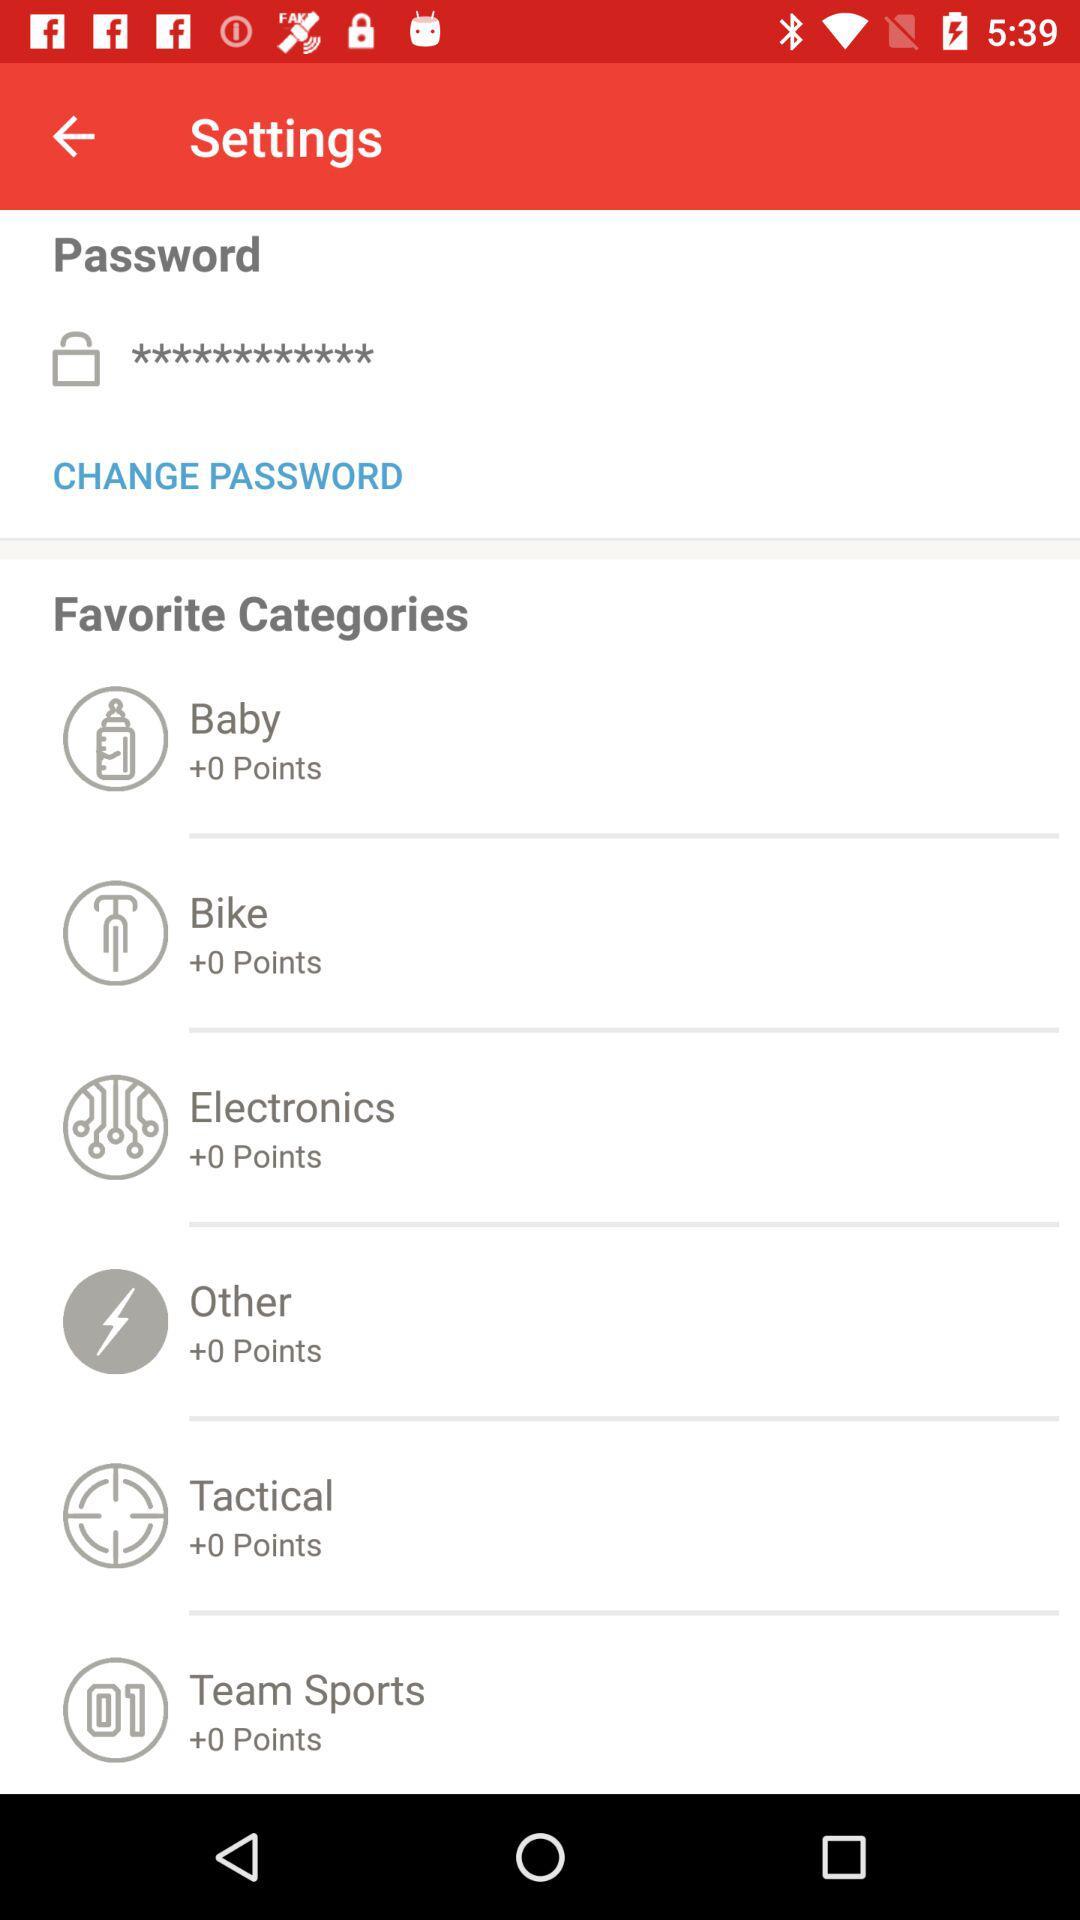  I want to click on the item above password item, so click(72, 135).